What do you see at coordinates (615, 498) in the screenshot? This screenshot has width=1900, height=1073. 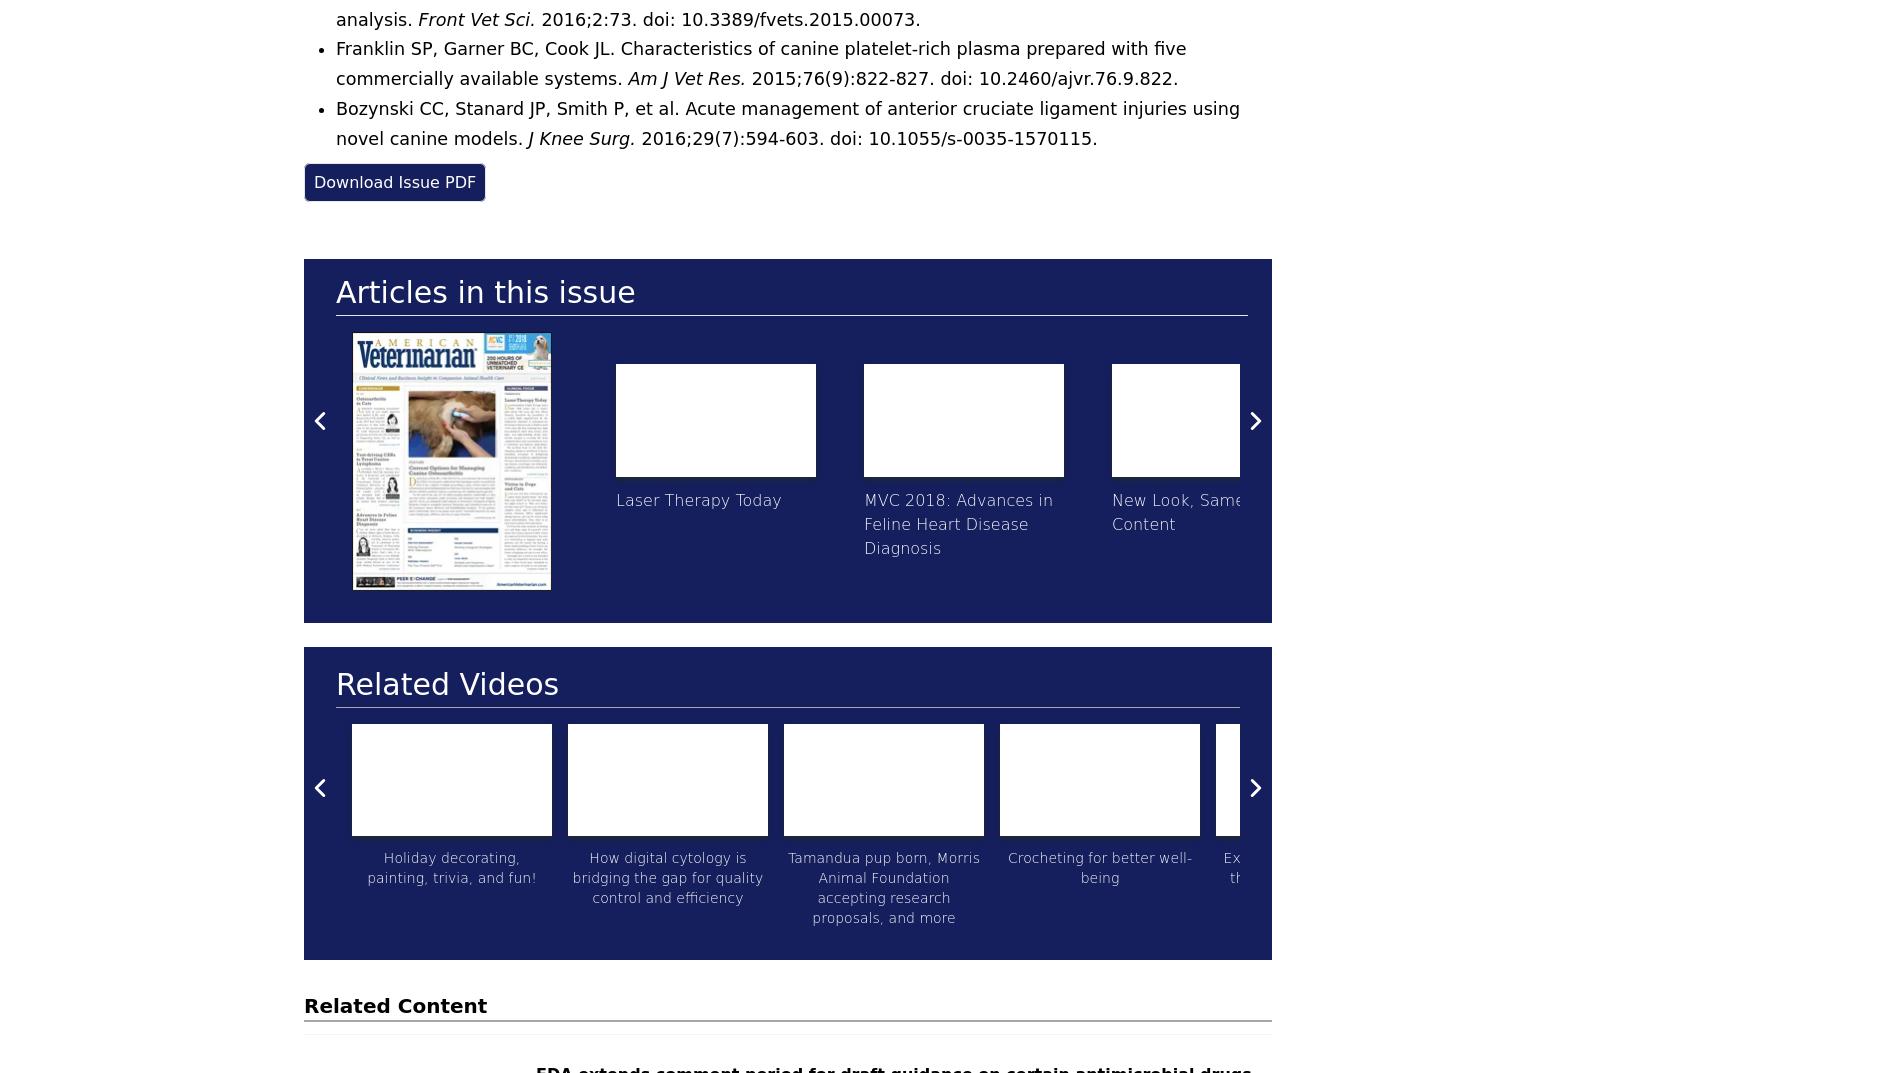 I see `'Laser Therapy Today'` at bounding box center [615, 498].